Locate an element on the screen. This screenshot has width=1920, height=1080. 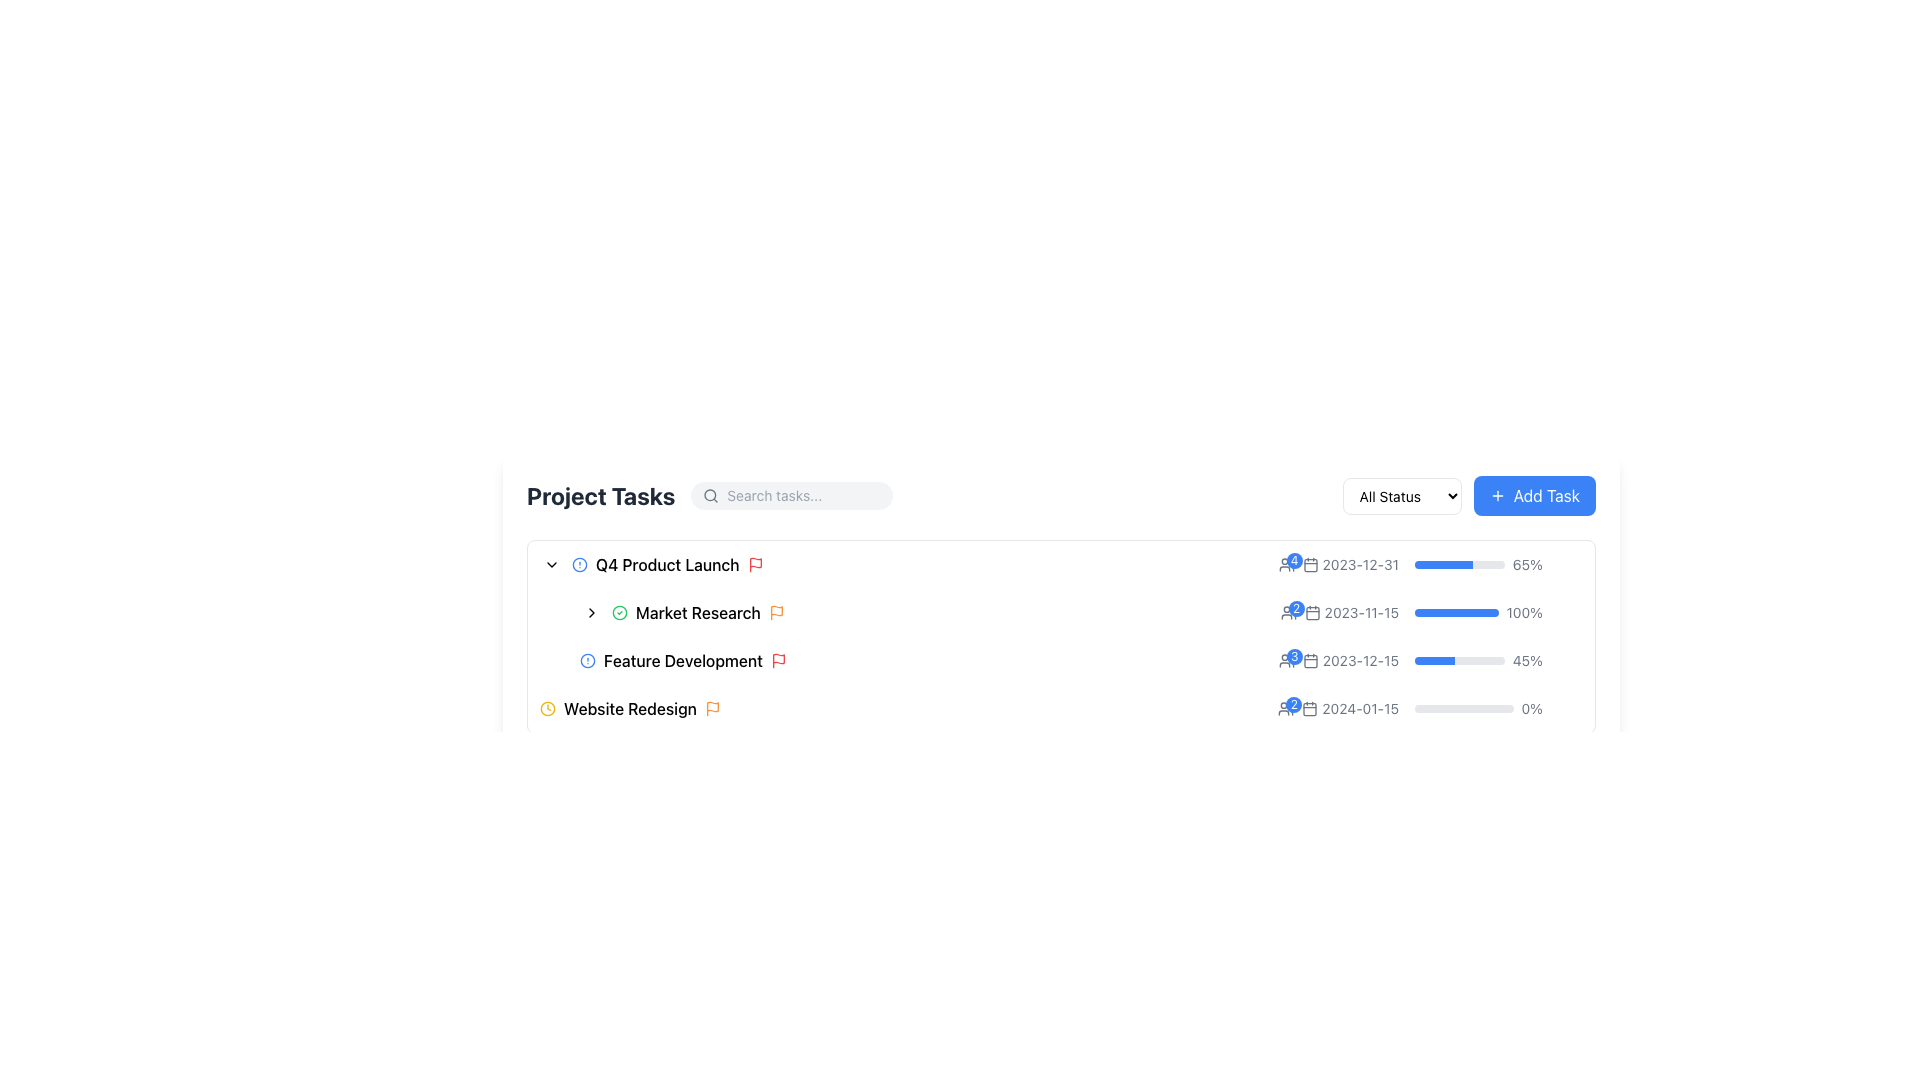
the text displaying the due date of the task corresponding to 'Market Research' is located at coordinates (1350, 564).